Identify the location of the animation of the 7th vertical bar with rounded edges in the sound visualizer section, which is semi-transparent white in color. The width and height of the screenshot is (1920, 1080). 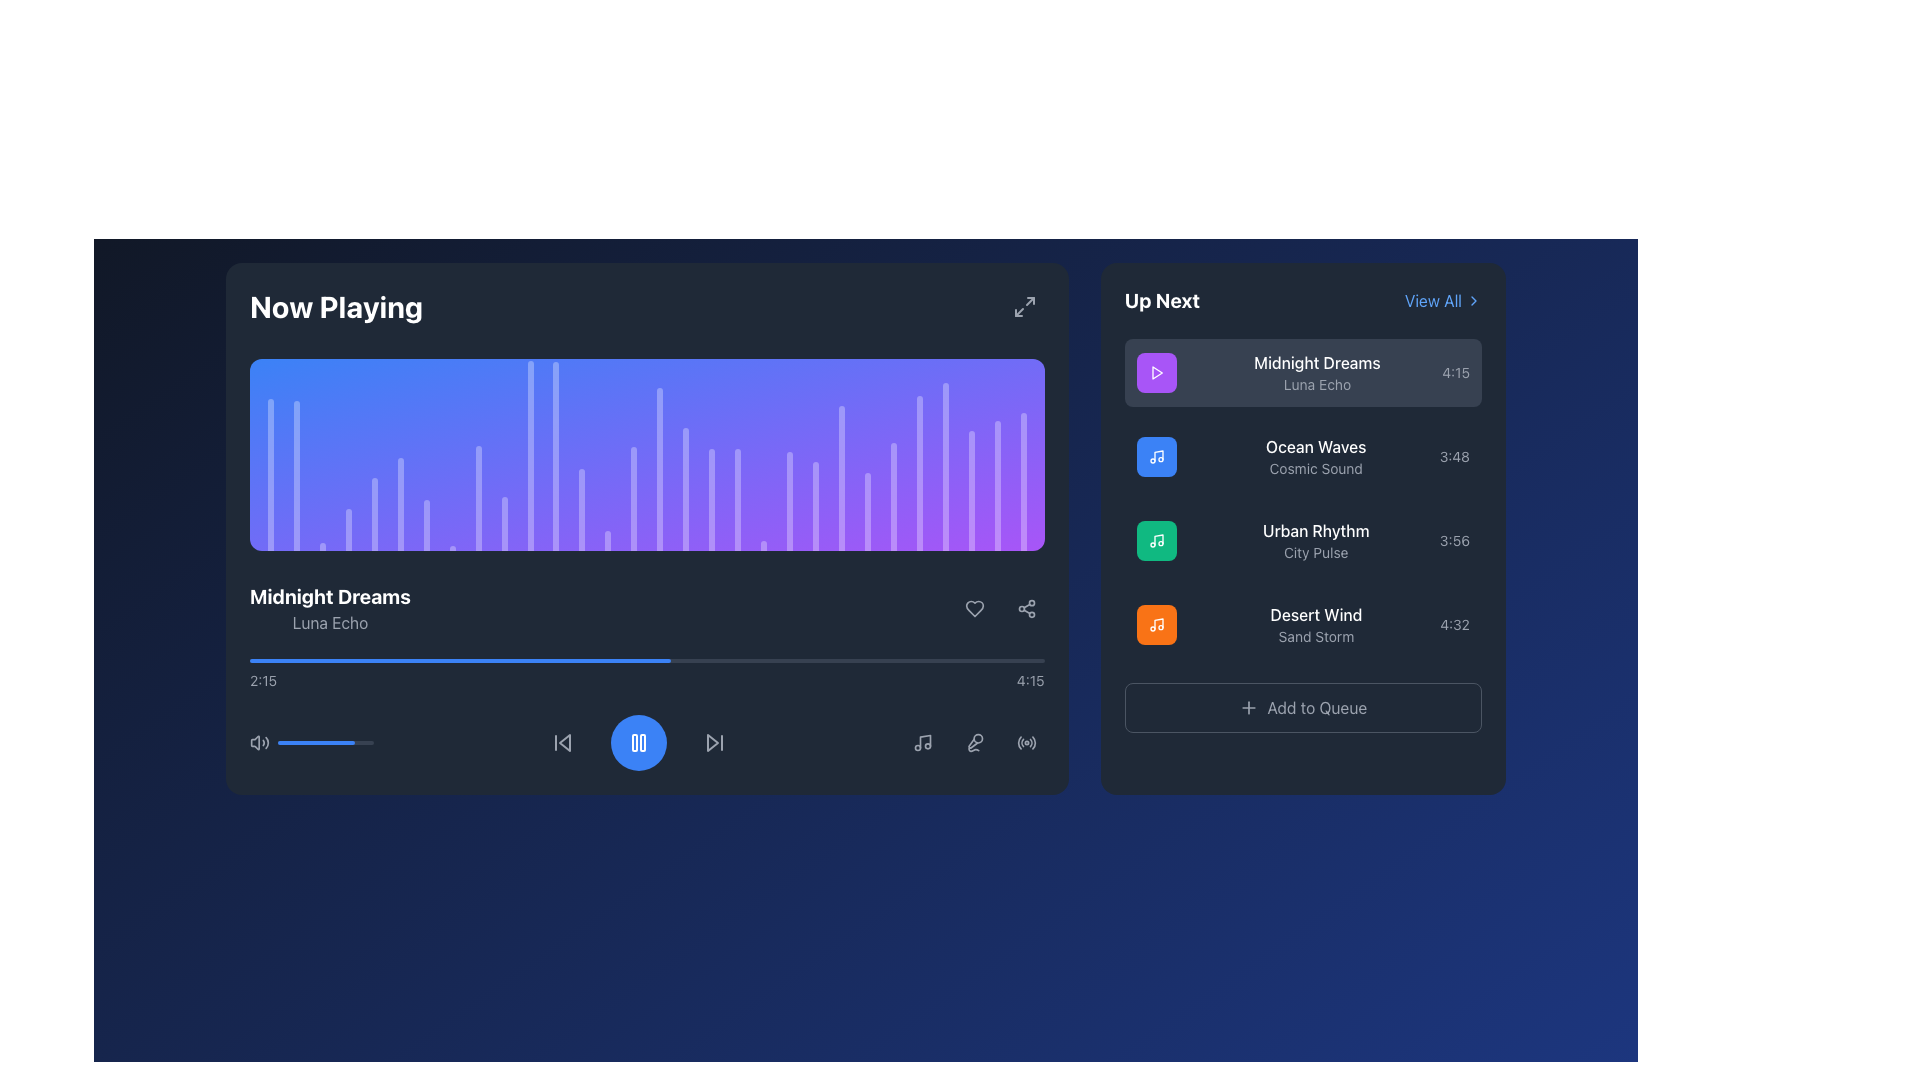
(425, 524).